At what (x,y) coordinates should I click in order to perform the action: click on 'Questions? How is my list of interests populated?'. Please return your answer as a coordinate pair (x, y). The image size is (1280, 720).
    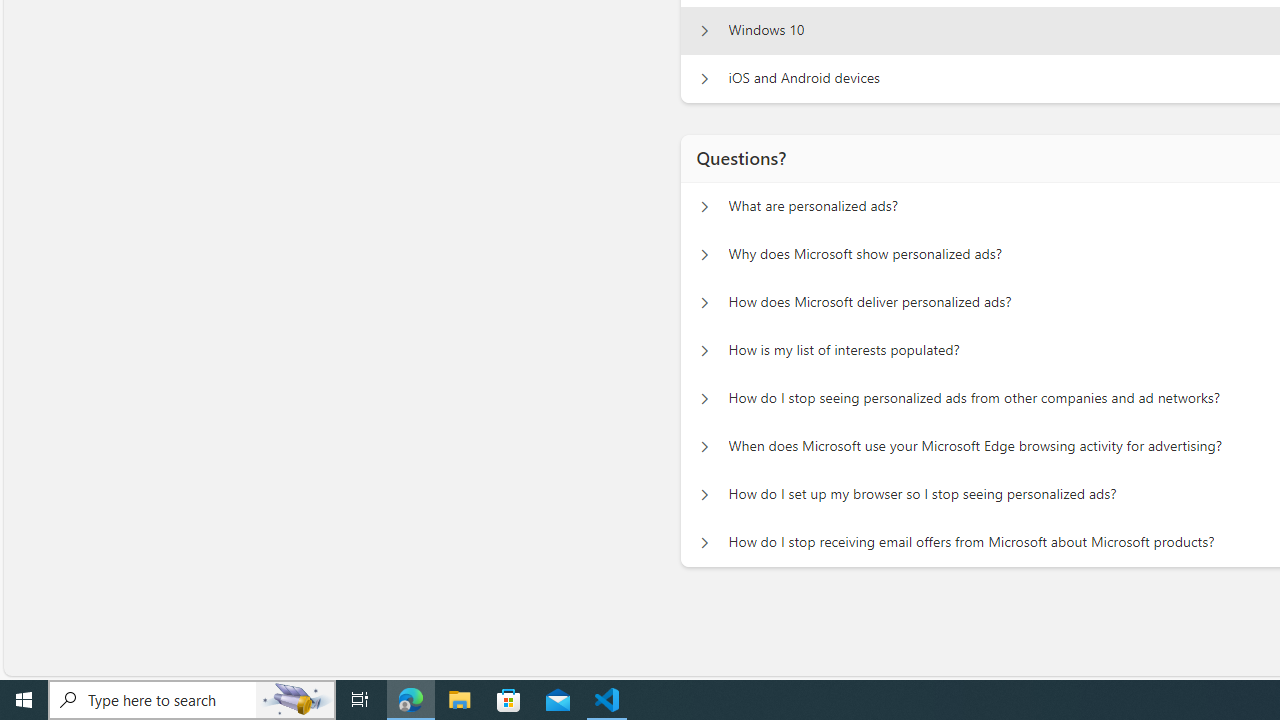
    Looking at the image, I should click on (704, 350).